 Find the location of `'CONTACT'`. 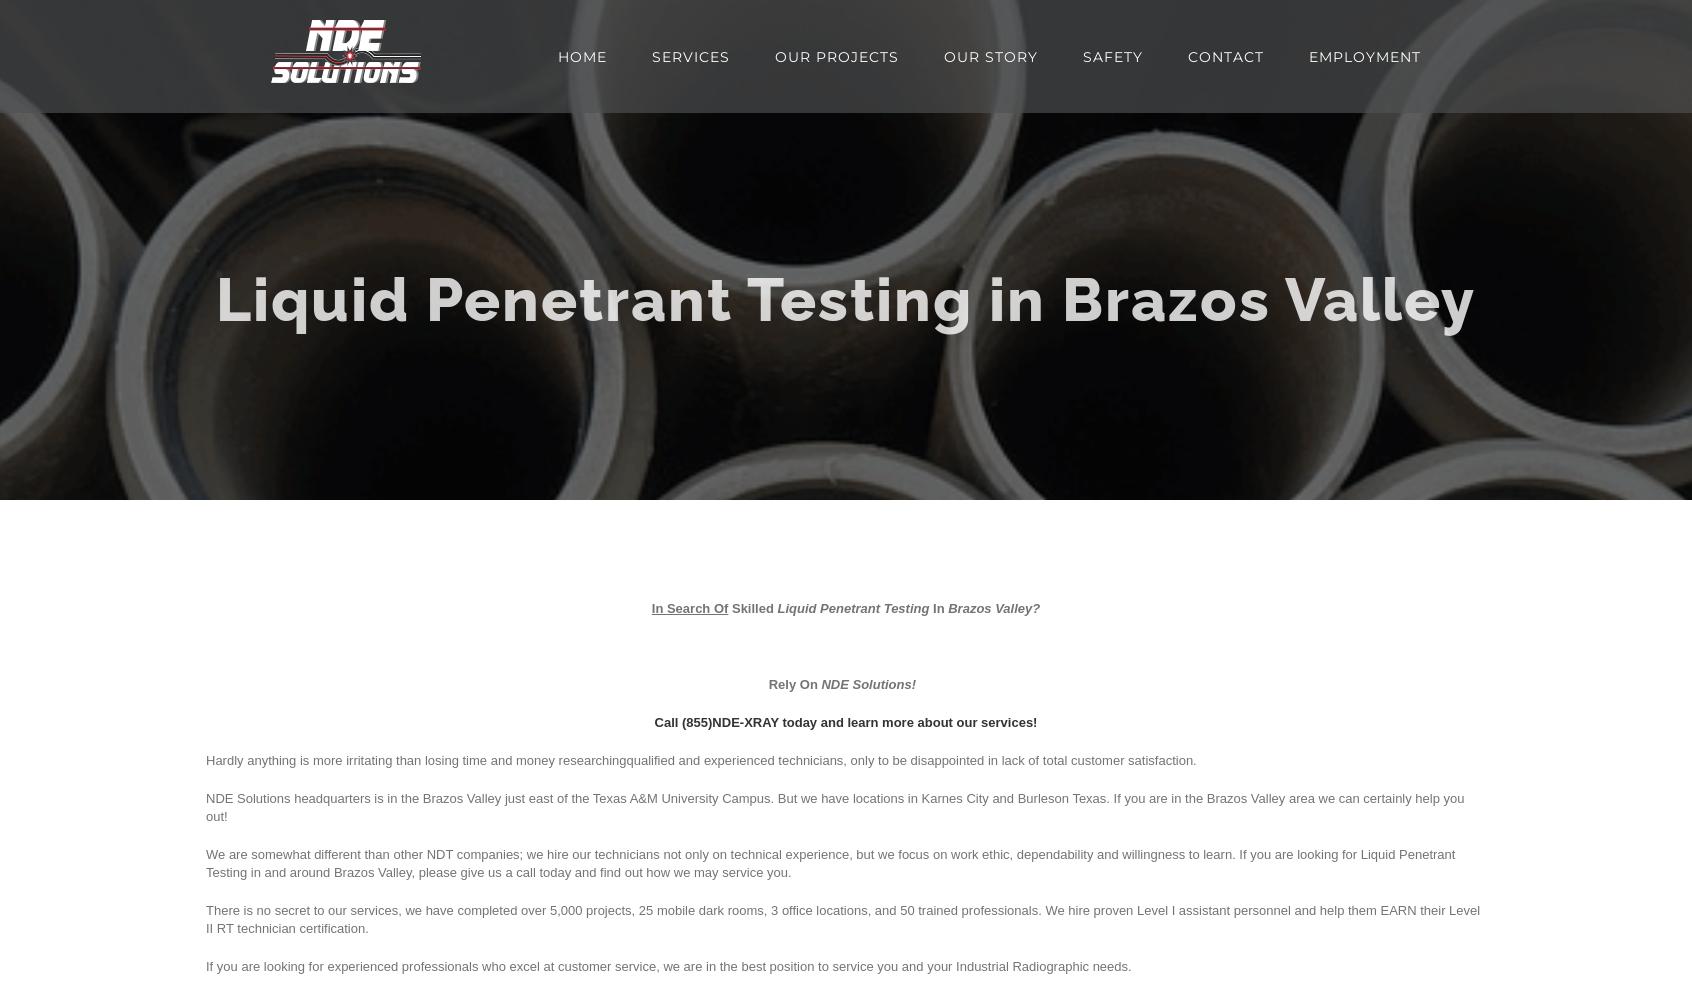

'CONTACT' is located at coordinates (1185, 56).